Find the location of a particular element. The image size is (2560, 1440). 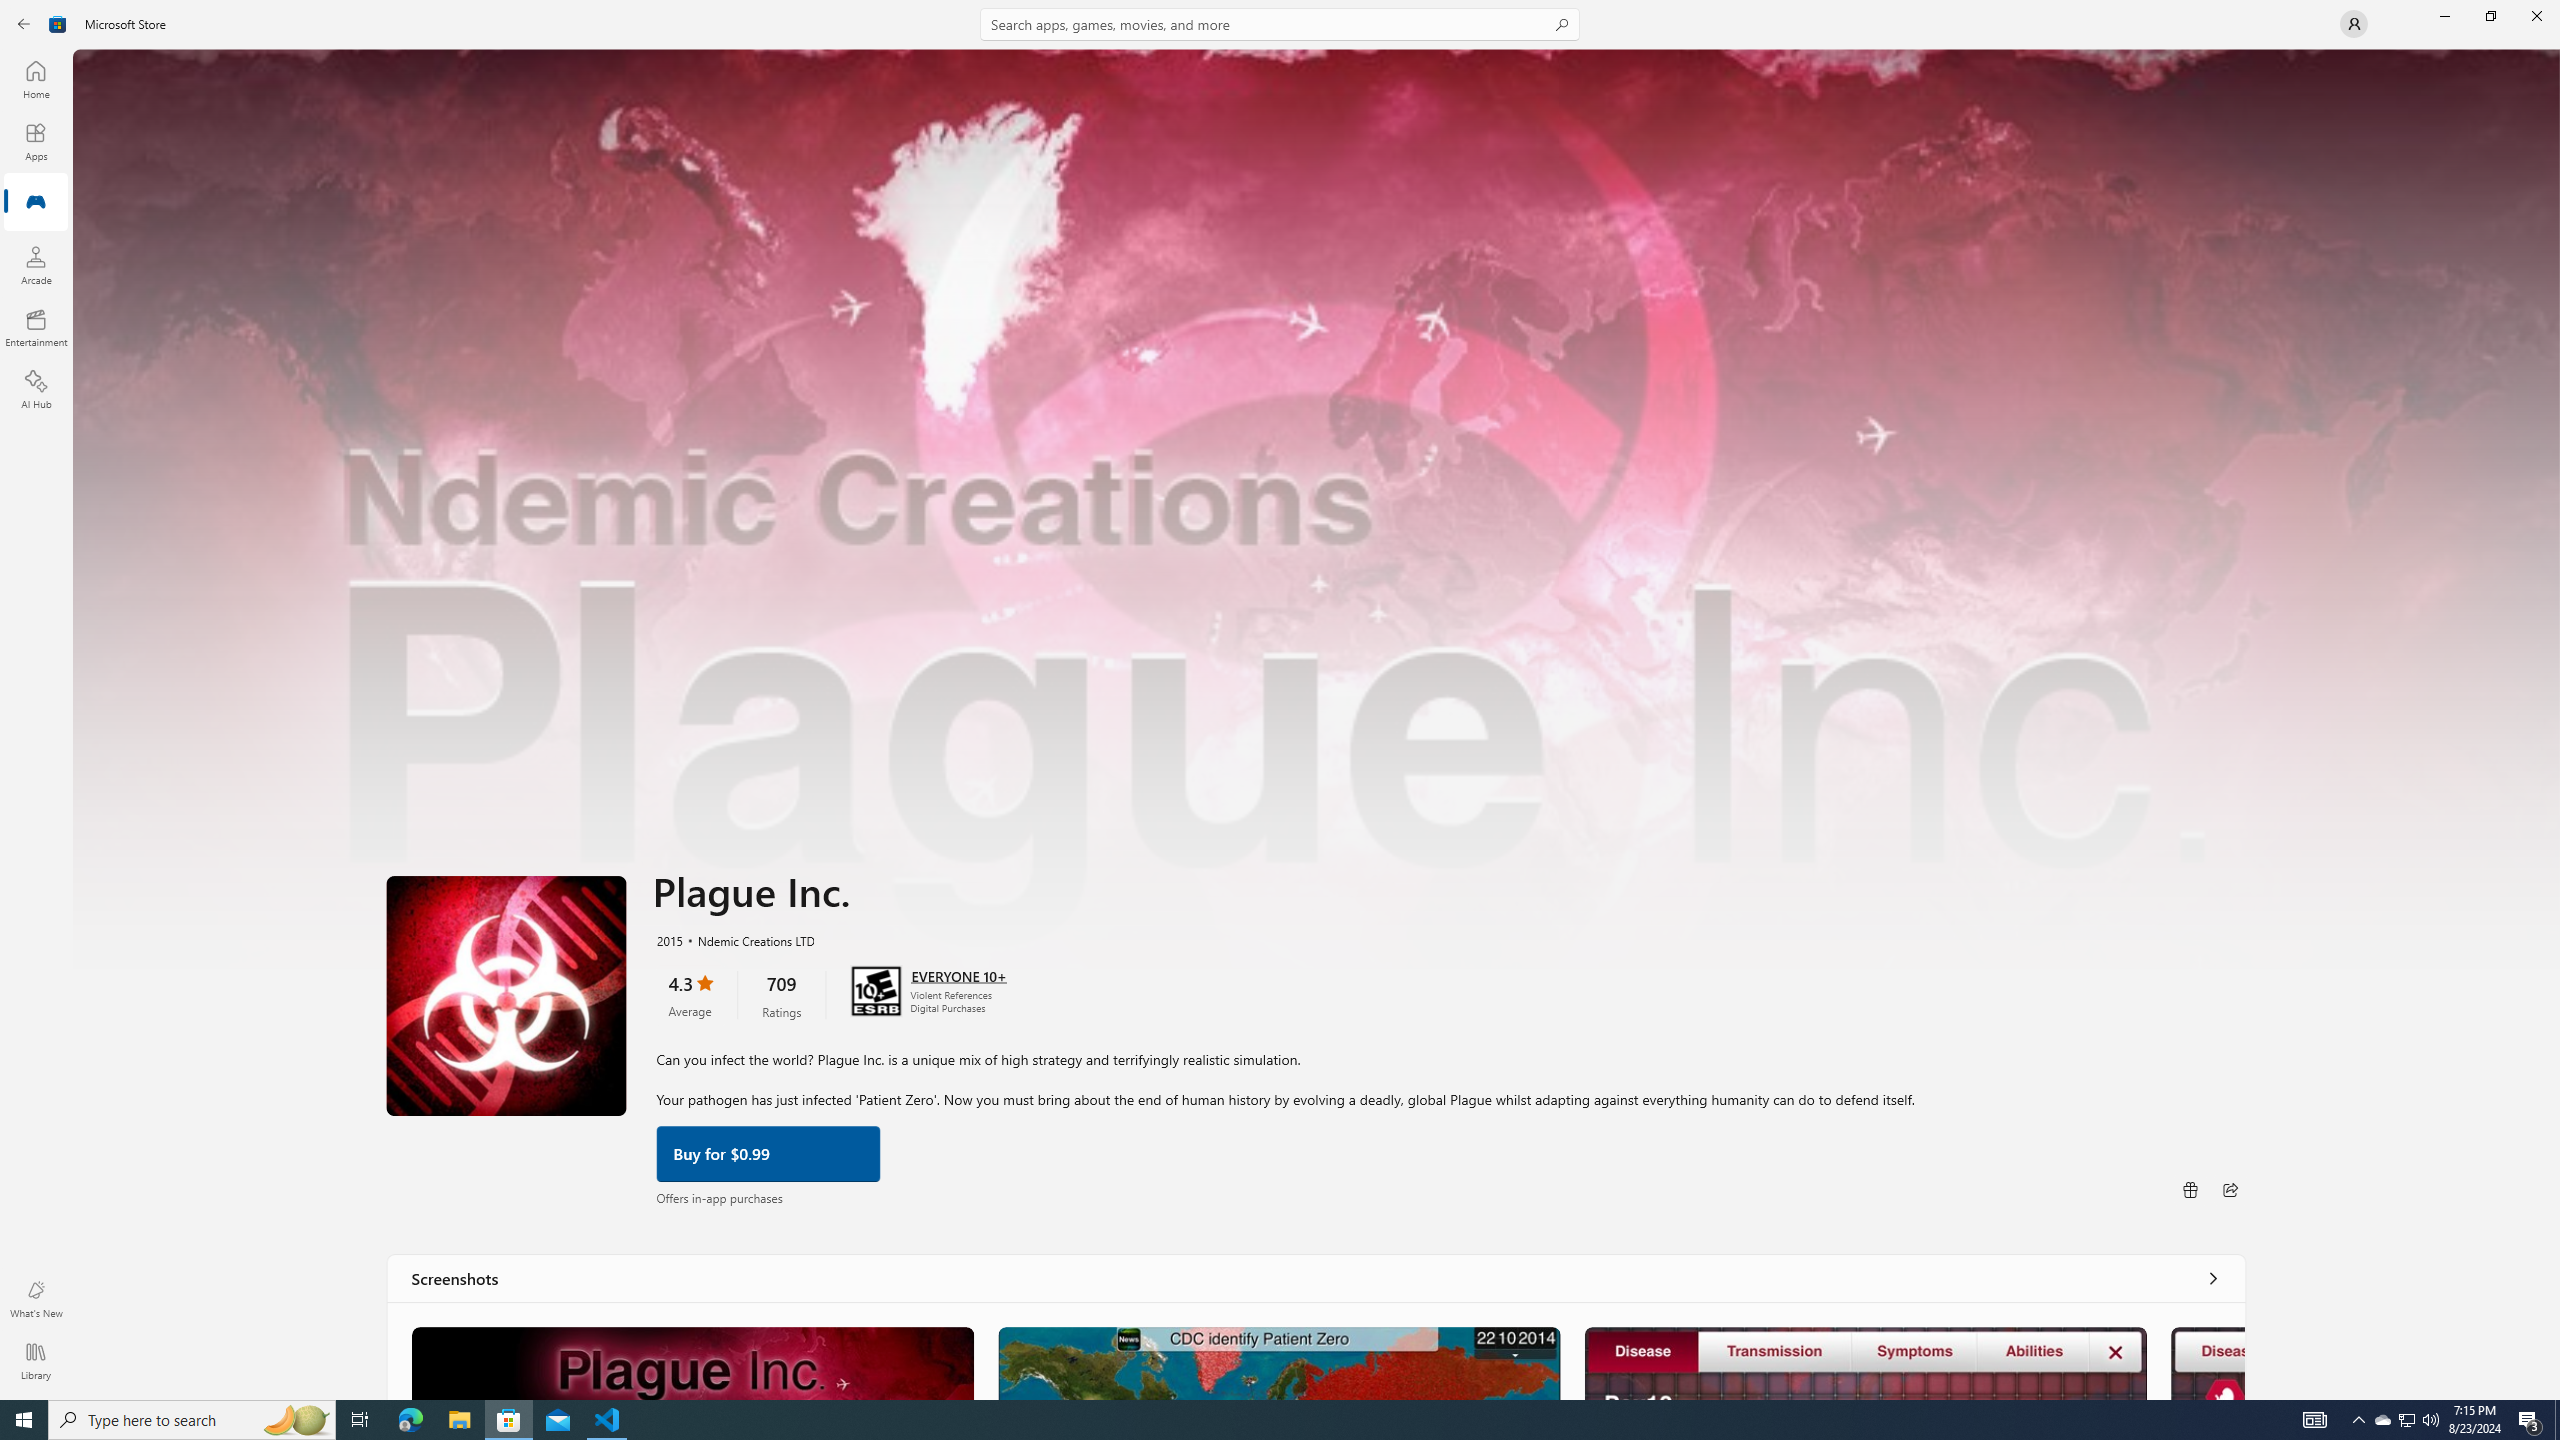

'Class: Image' is located at coordinates (57, 22).